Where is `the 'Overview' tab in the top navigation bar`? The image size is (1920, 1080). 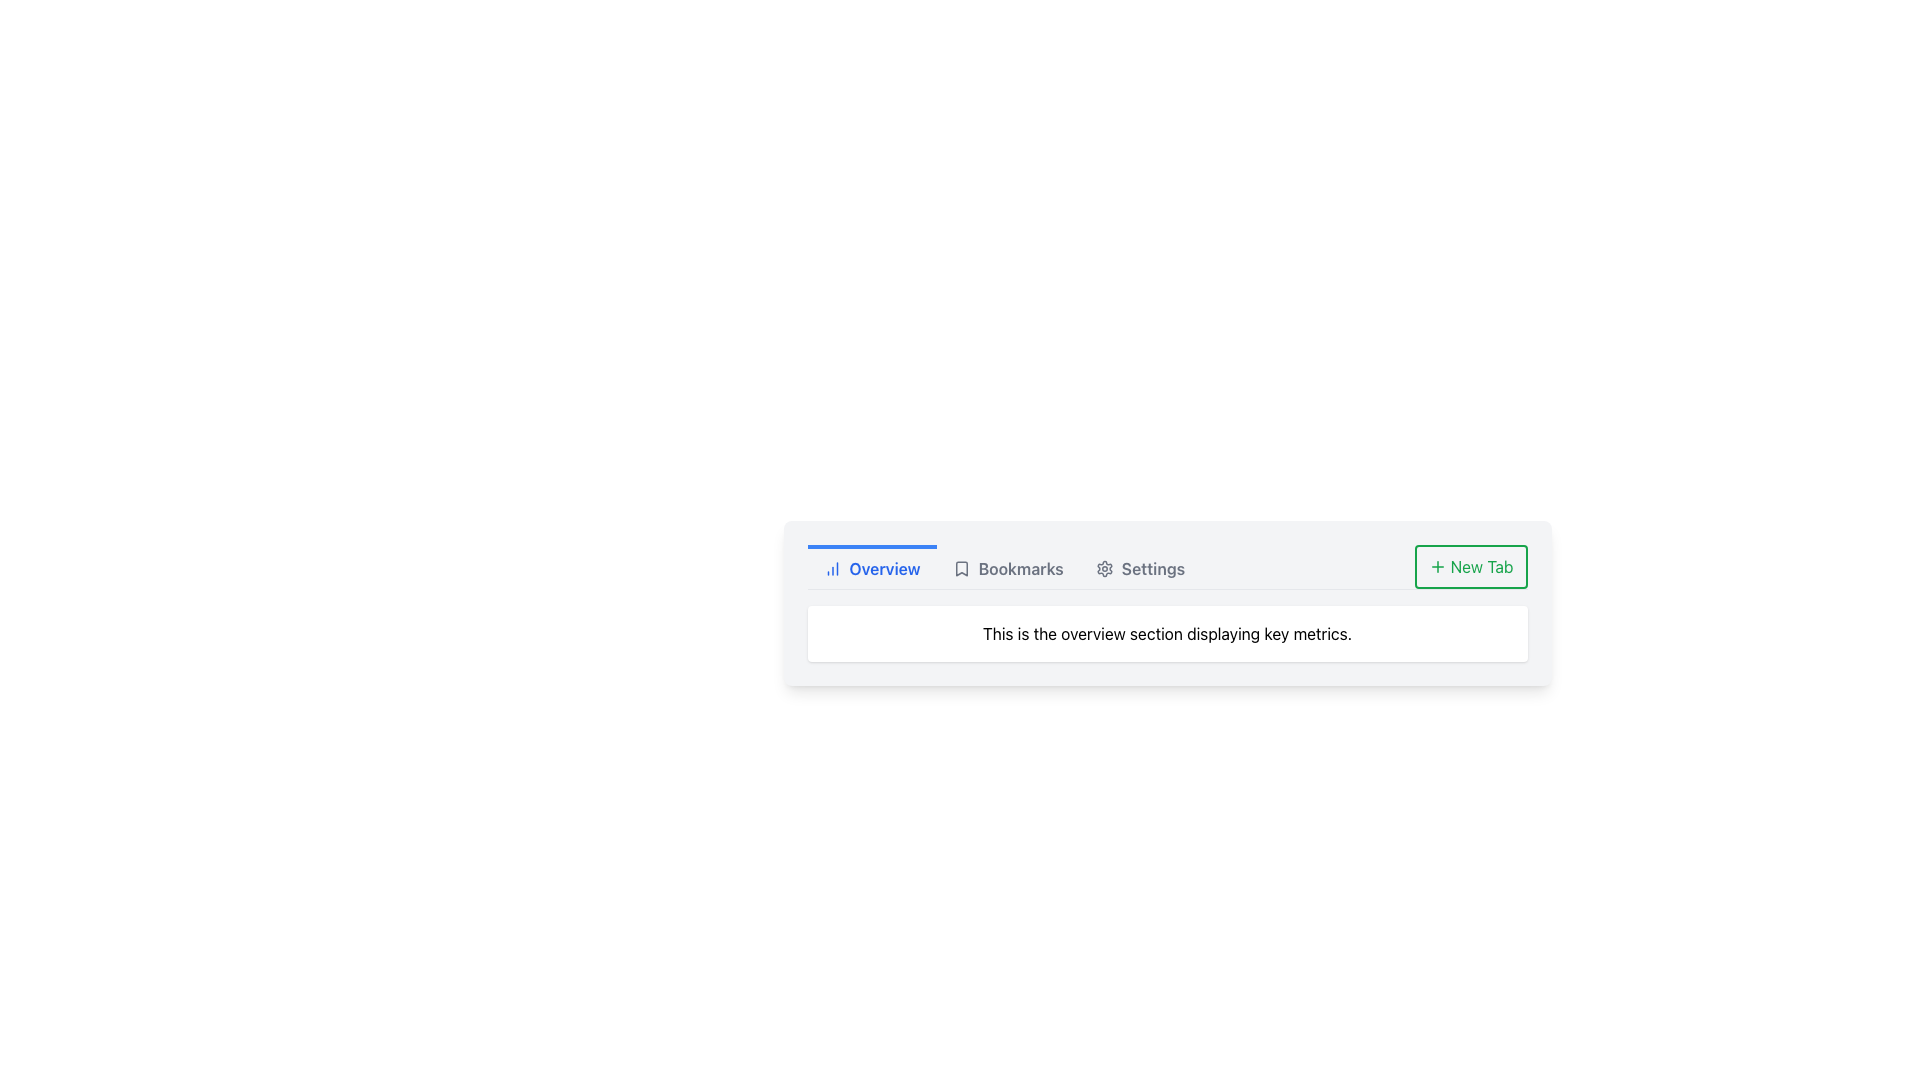
the 'Overview' tab in the top navigation bar is located at coordinates (872, 567).